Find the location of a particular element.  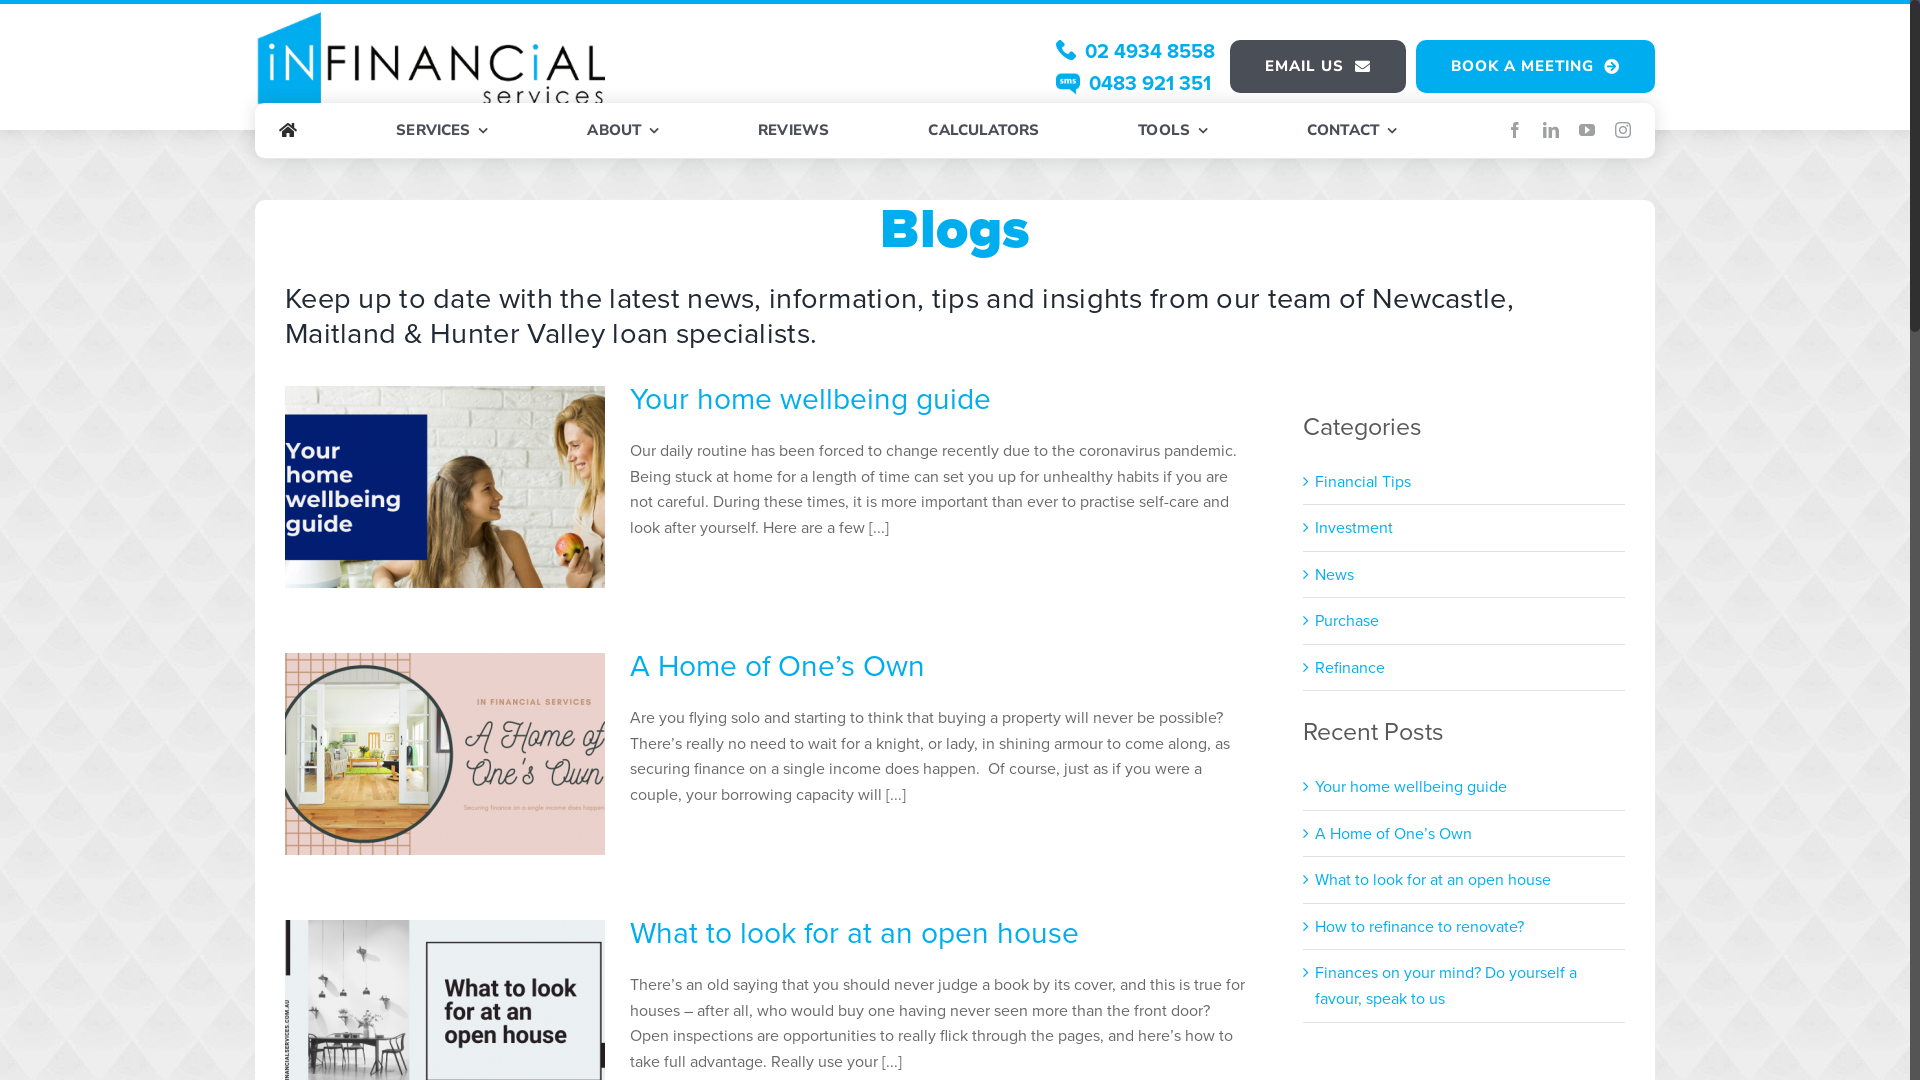

'CALCULATORS' is located at coordinates (983, 131).